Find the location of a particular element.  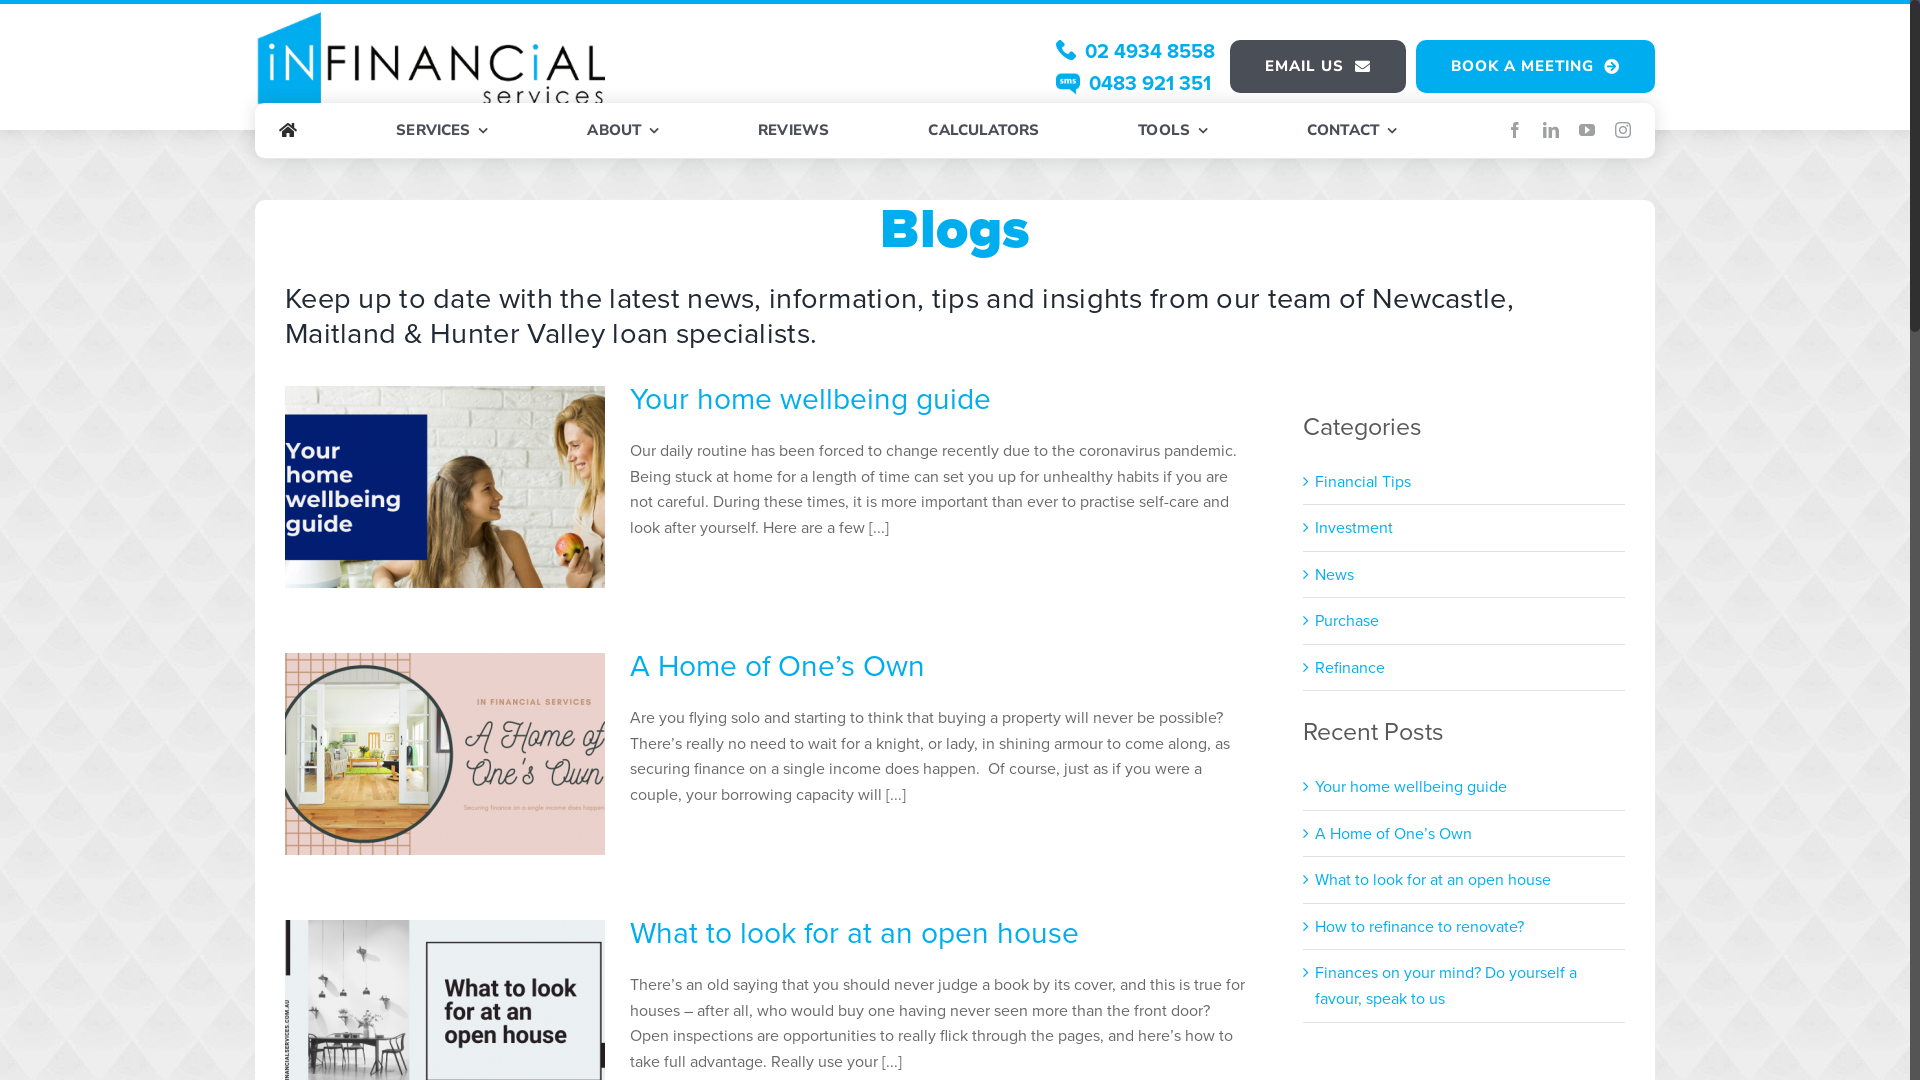

'CALCULATORS' is located at coordinates (983, 131).